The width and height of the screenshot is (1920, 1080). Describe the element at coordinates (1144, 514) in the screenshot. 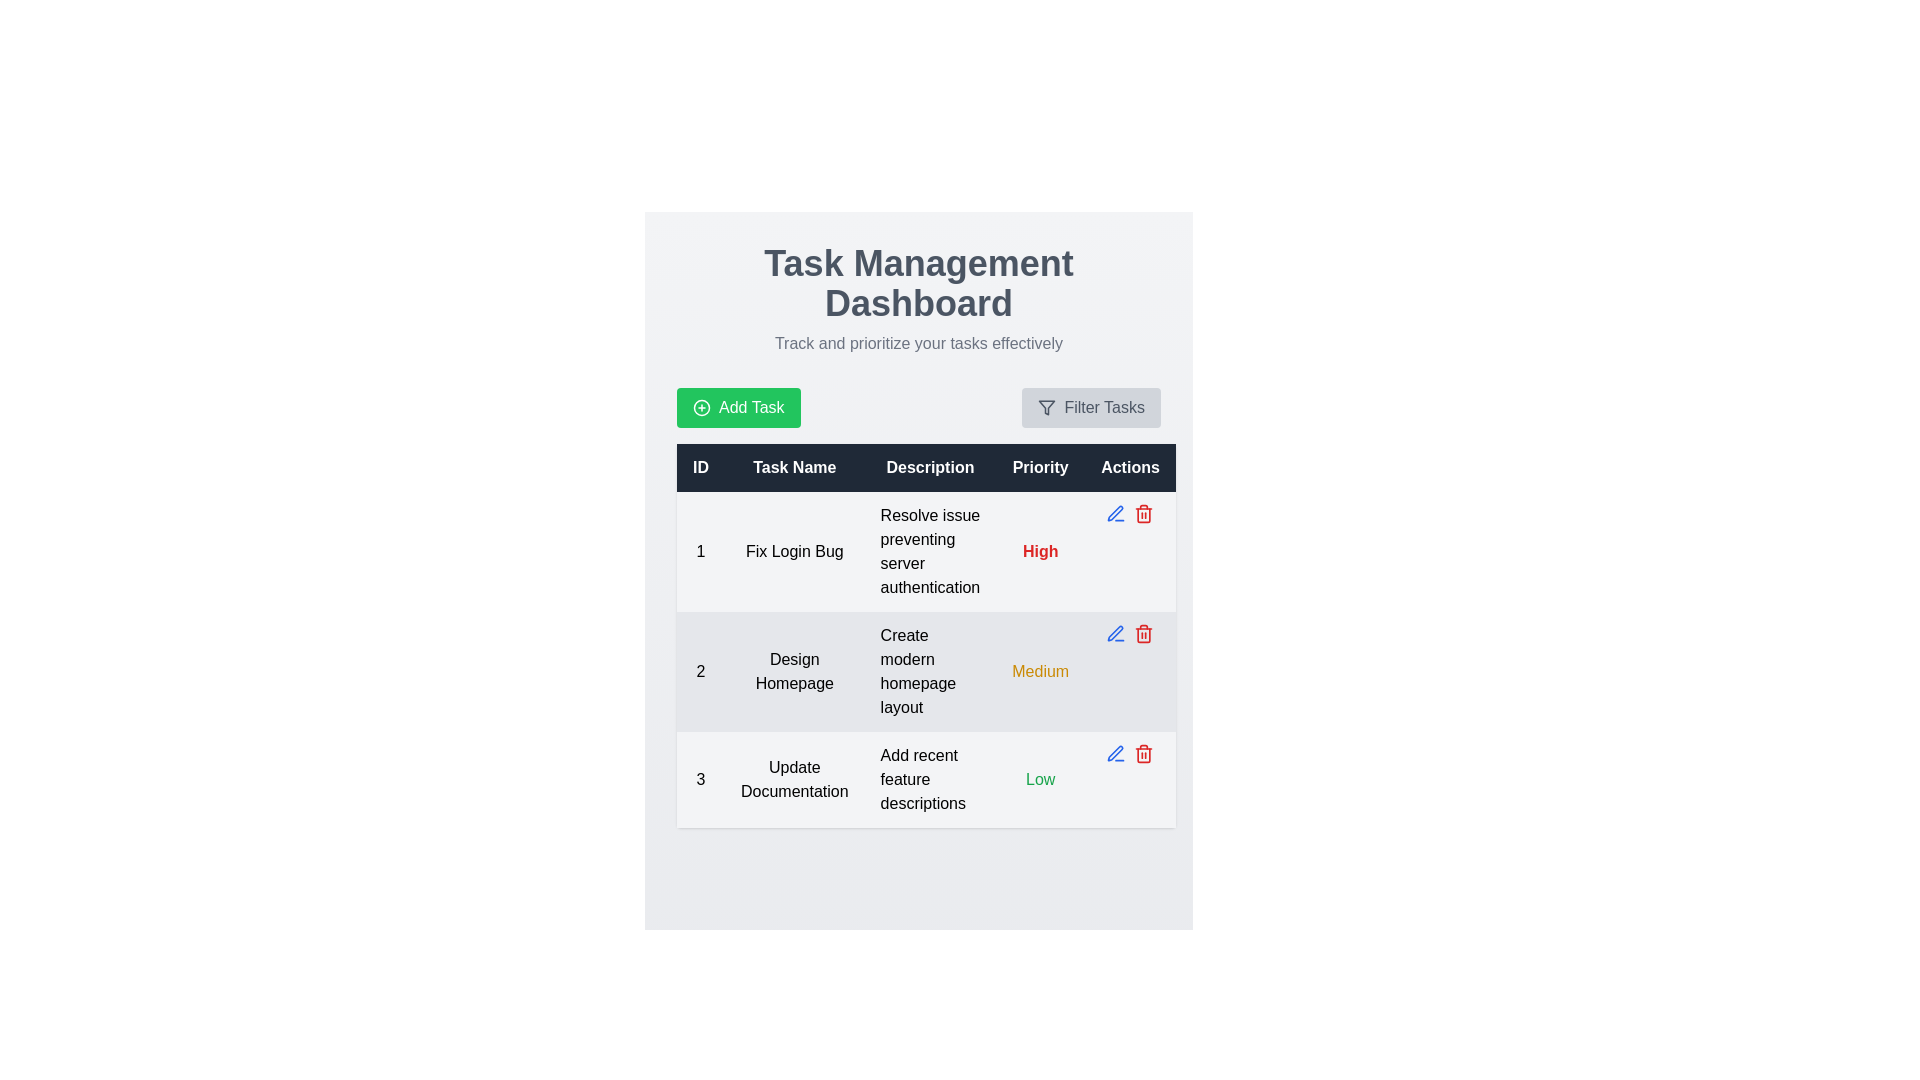

I see `the delete icon button located in the 'Actions' column of the task management table for the first task entry` at that location.